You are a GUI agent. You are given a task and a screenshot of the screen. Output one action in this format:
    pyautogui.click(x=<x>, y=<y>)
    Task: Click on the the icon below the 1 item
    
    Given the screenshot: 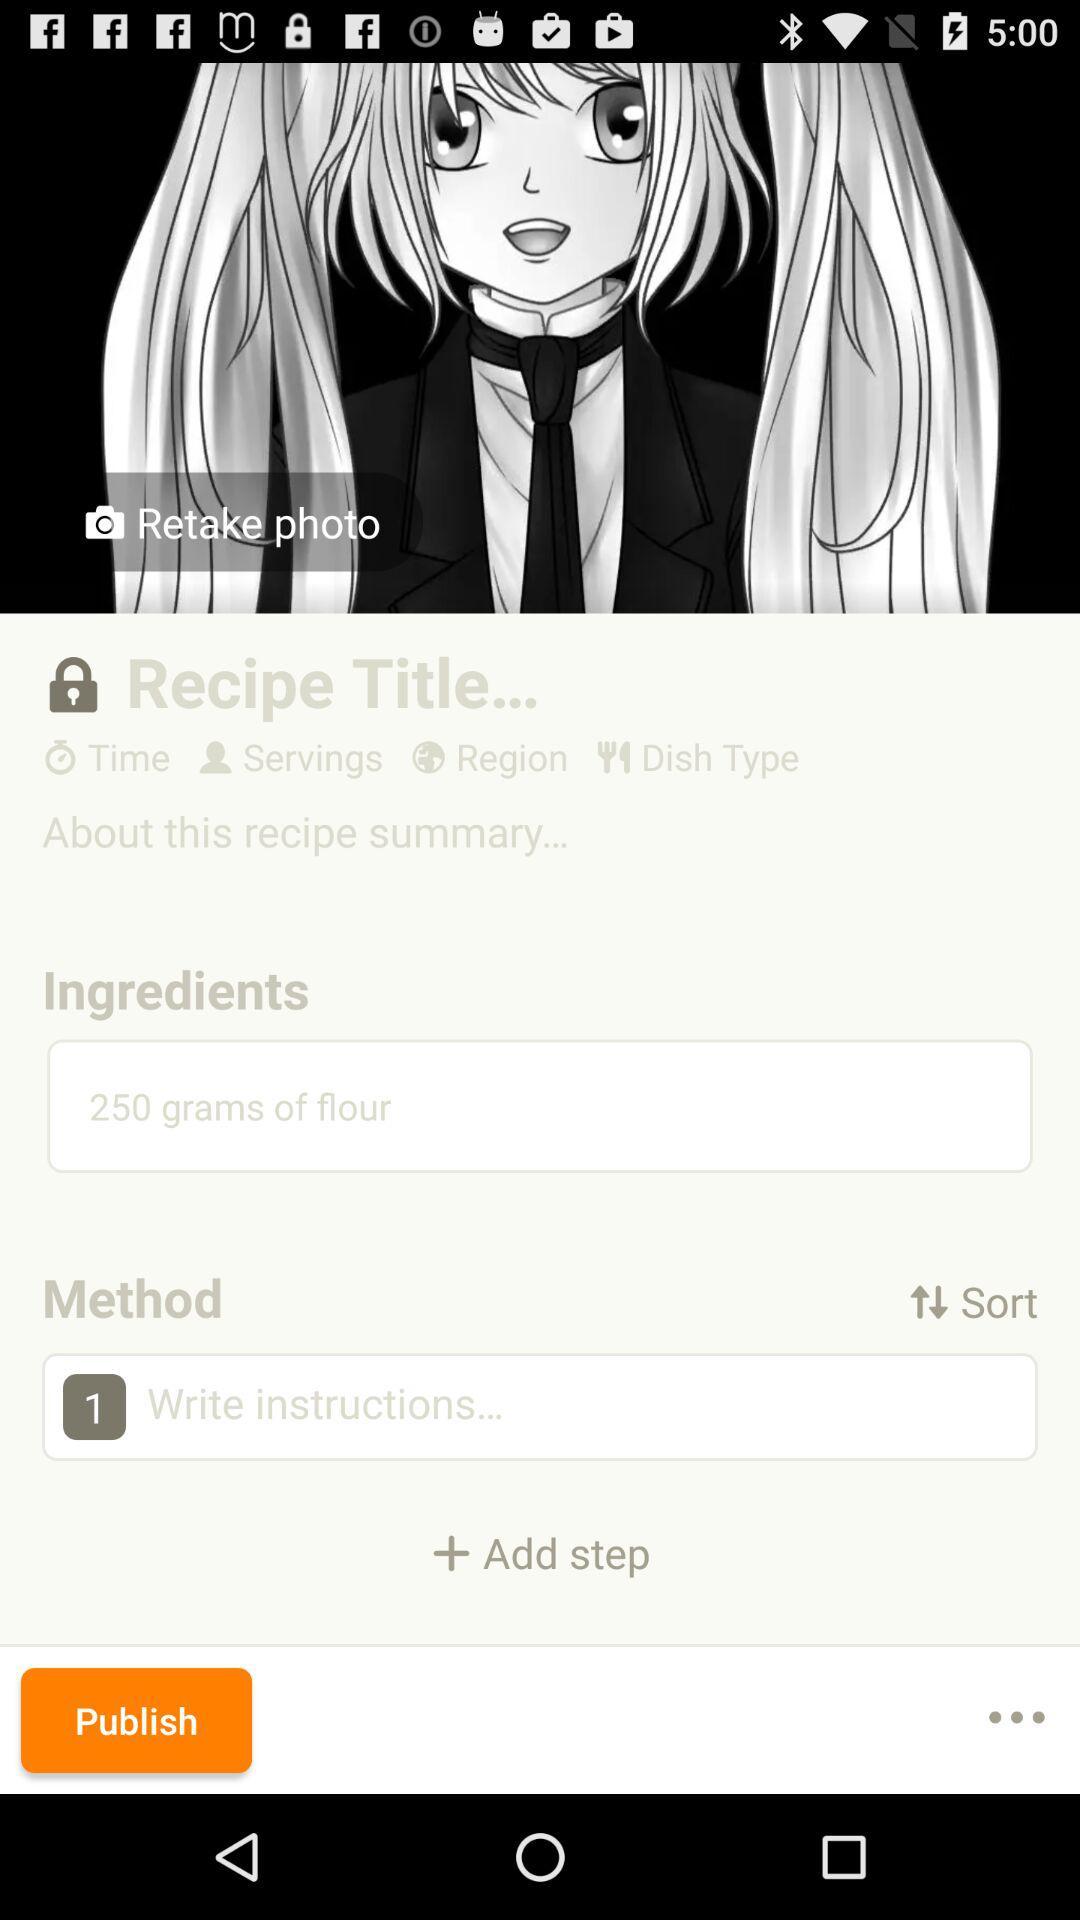 What is the action you would take?
    pyautogui.click(x=540, y=1551)
    